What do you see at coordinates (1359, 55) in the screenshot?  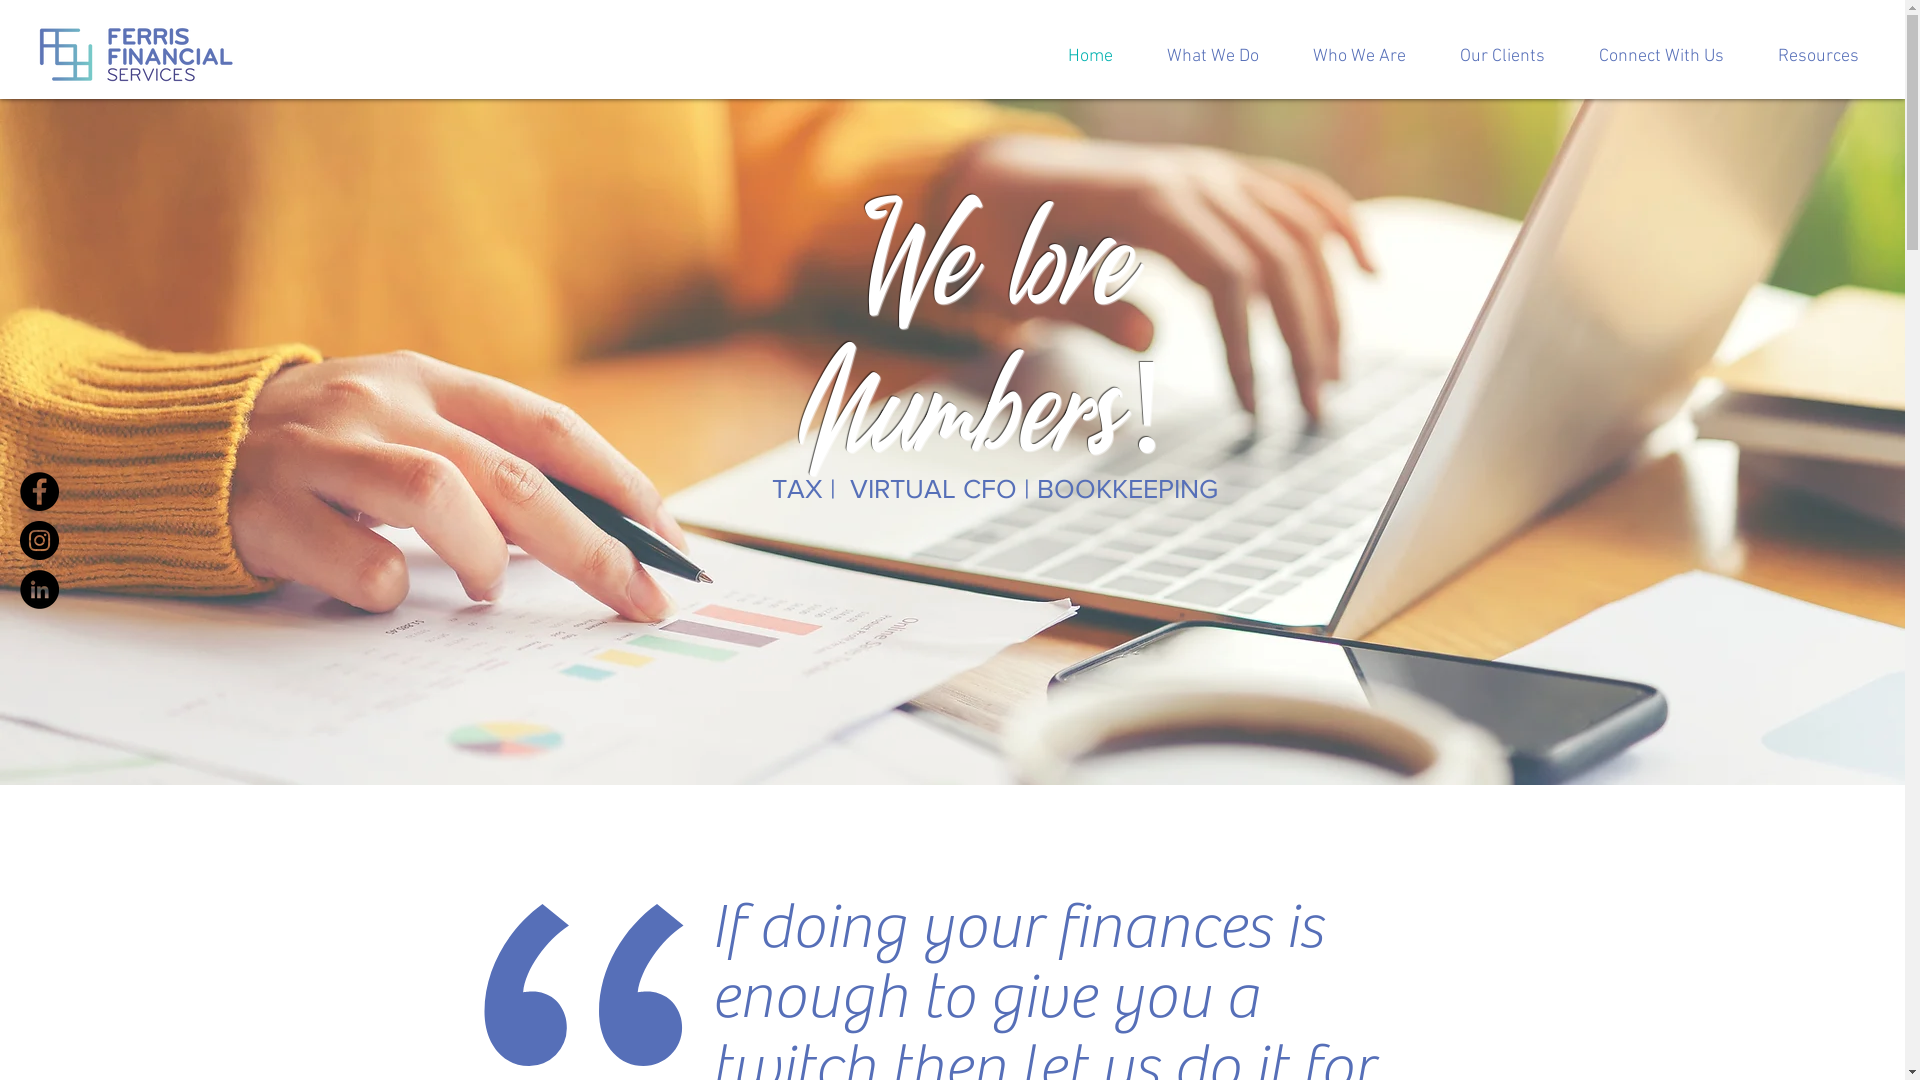 I see `'Who We Are'` at bounding box center [1359, 55].